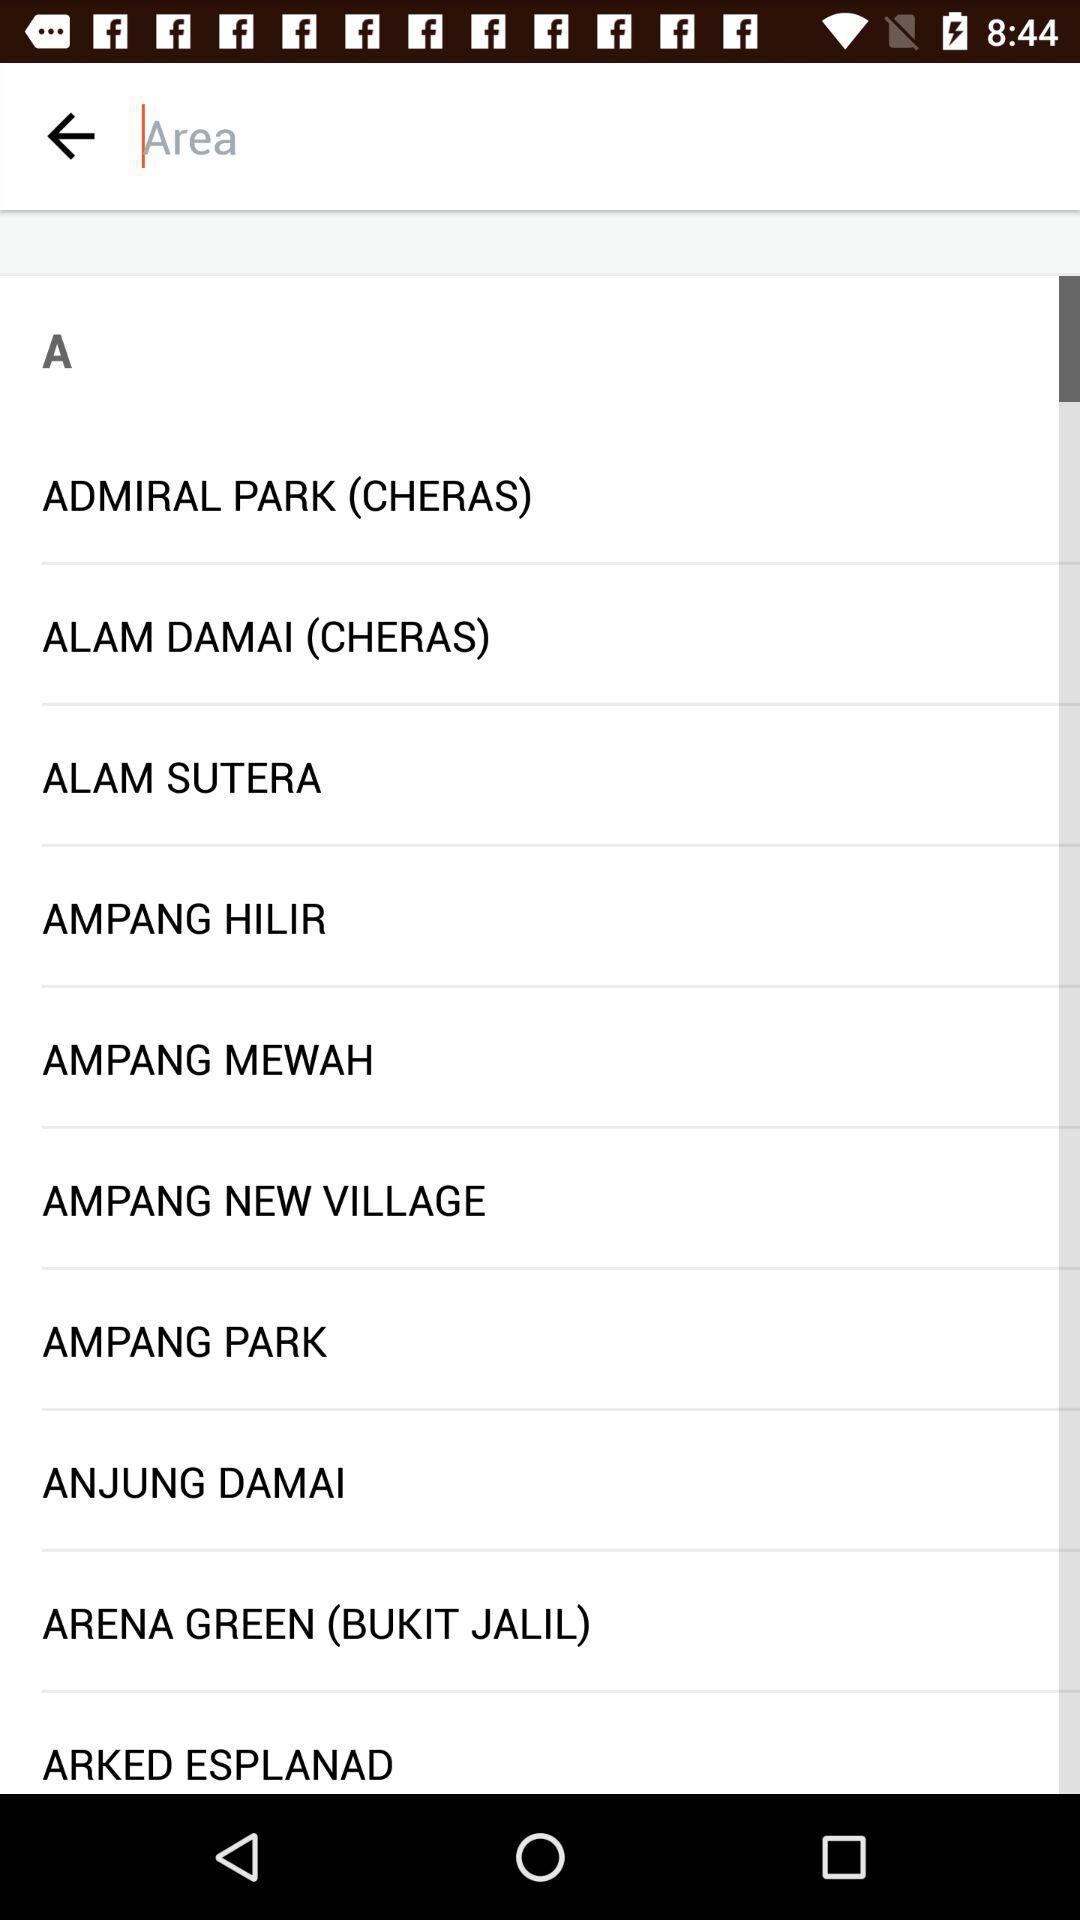 This screenshot has height=1920, width=1080. I want to click on the arena green bukit icon, so click(540, 1622).